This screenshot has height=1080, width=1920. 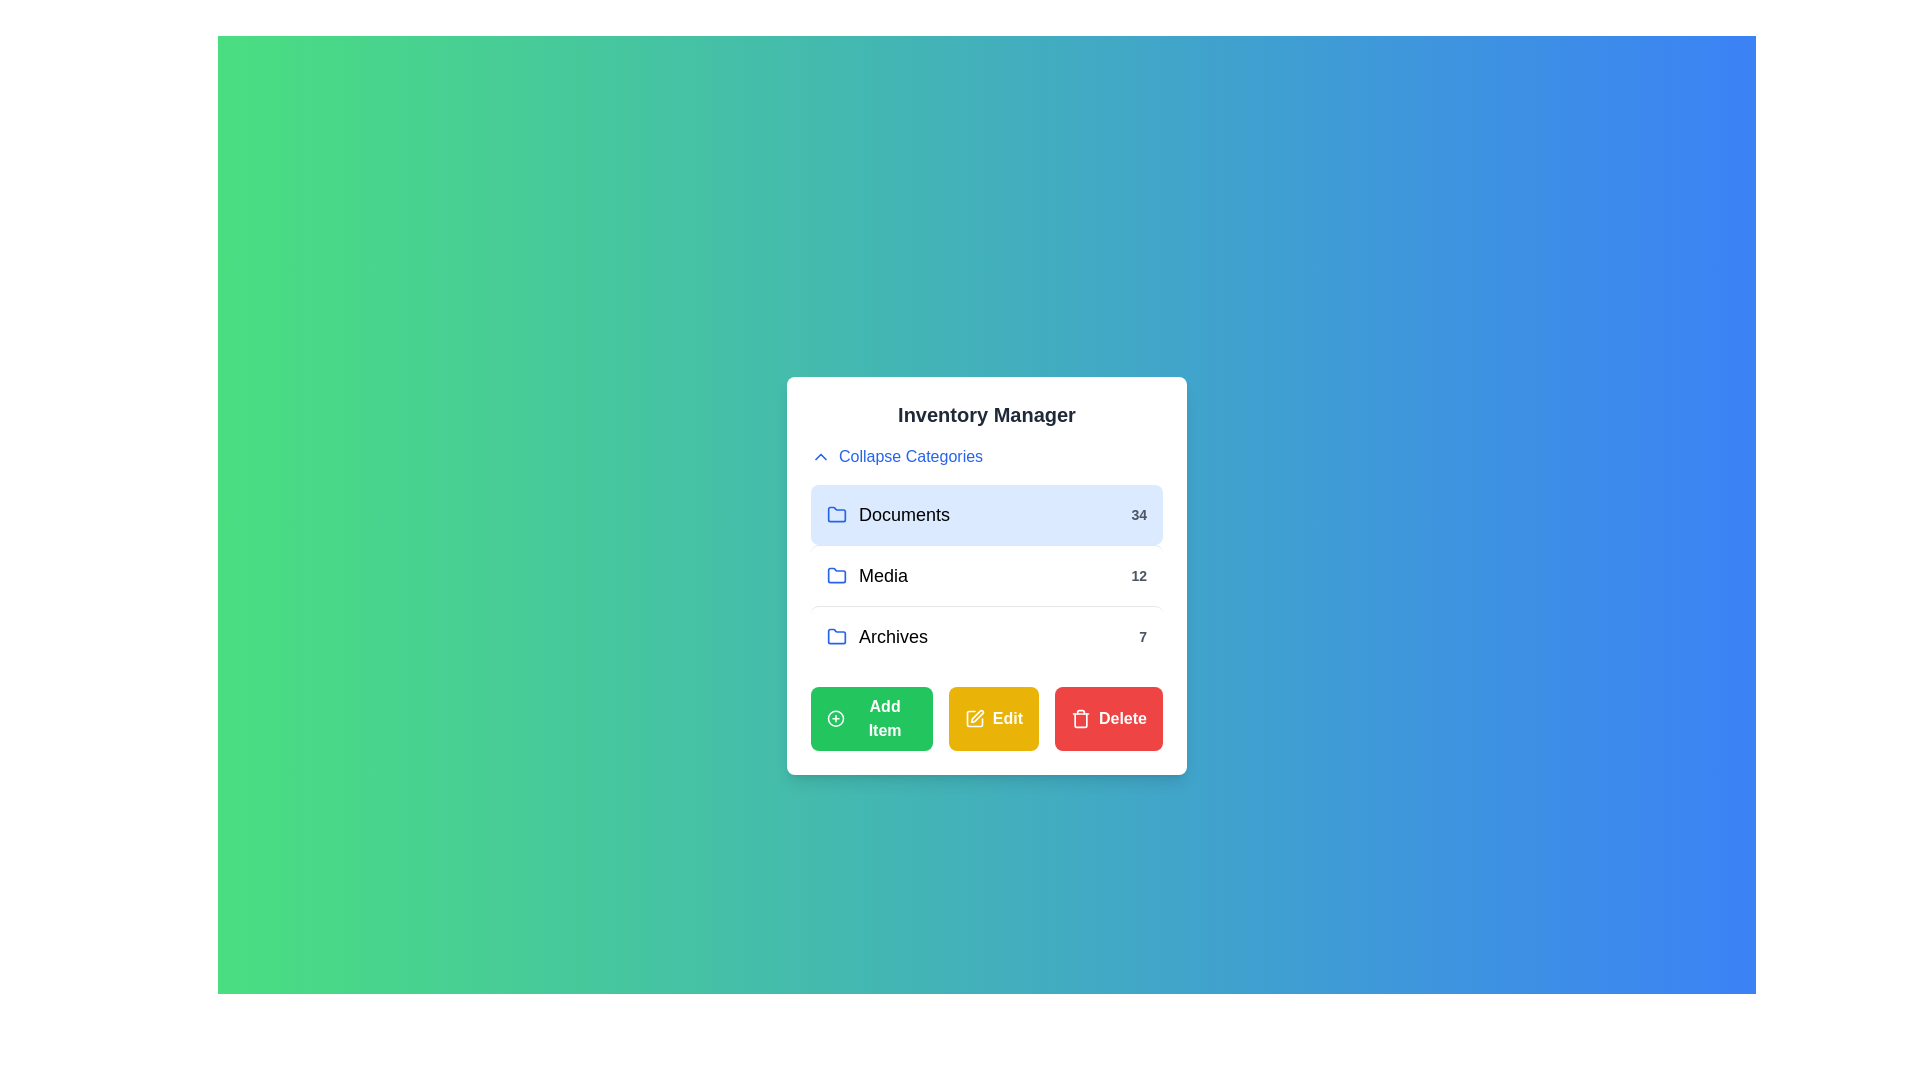 What do you see at coordinates (1107, 717) in the screenshot?
I see `the 'Delete' button to remove an item` at bounding box center [1107, 717].